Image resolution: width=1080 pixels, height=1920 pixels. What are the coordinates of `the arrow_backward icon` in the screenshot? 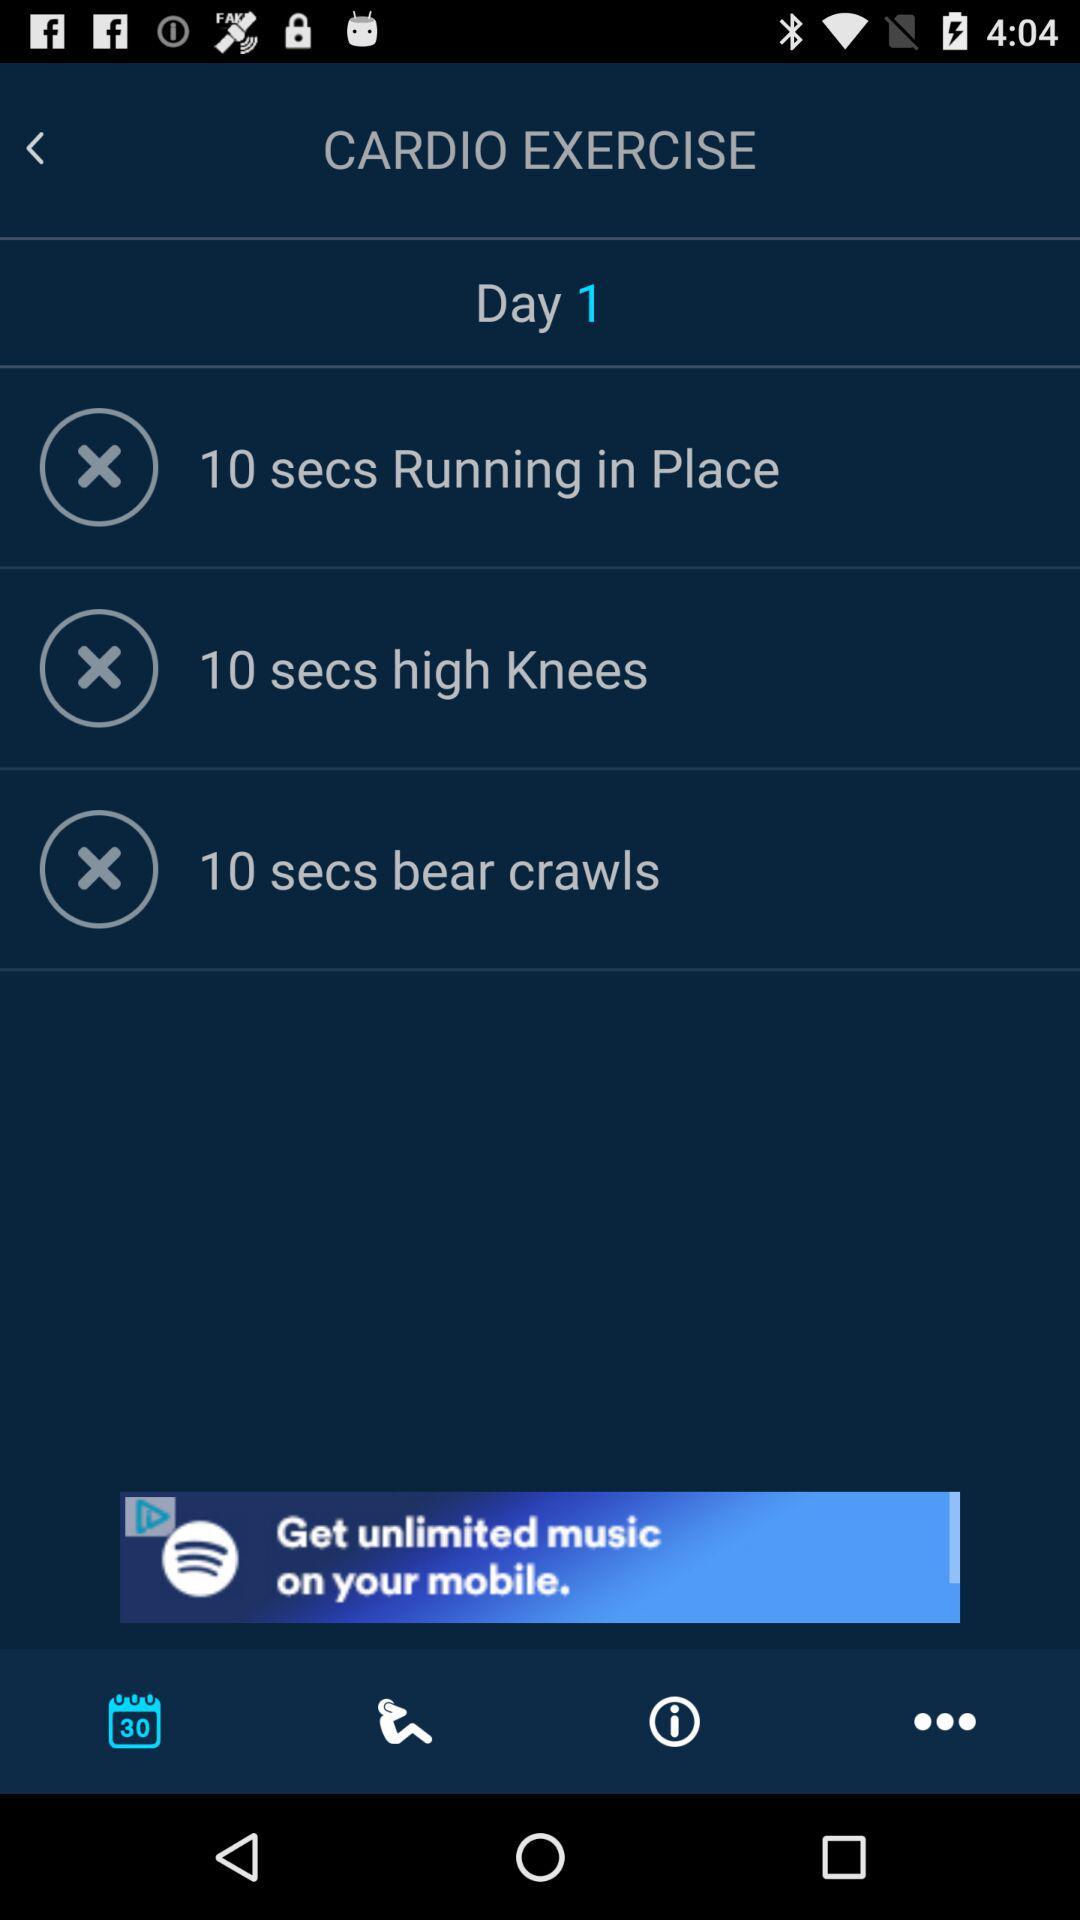 It's located at (58, 157).